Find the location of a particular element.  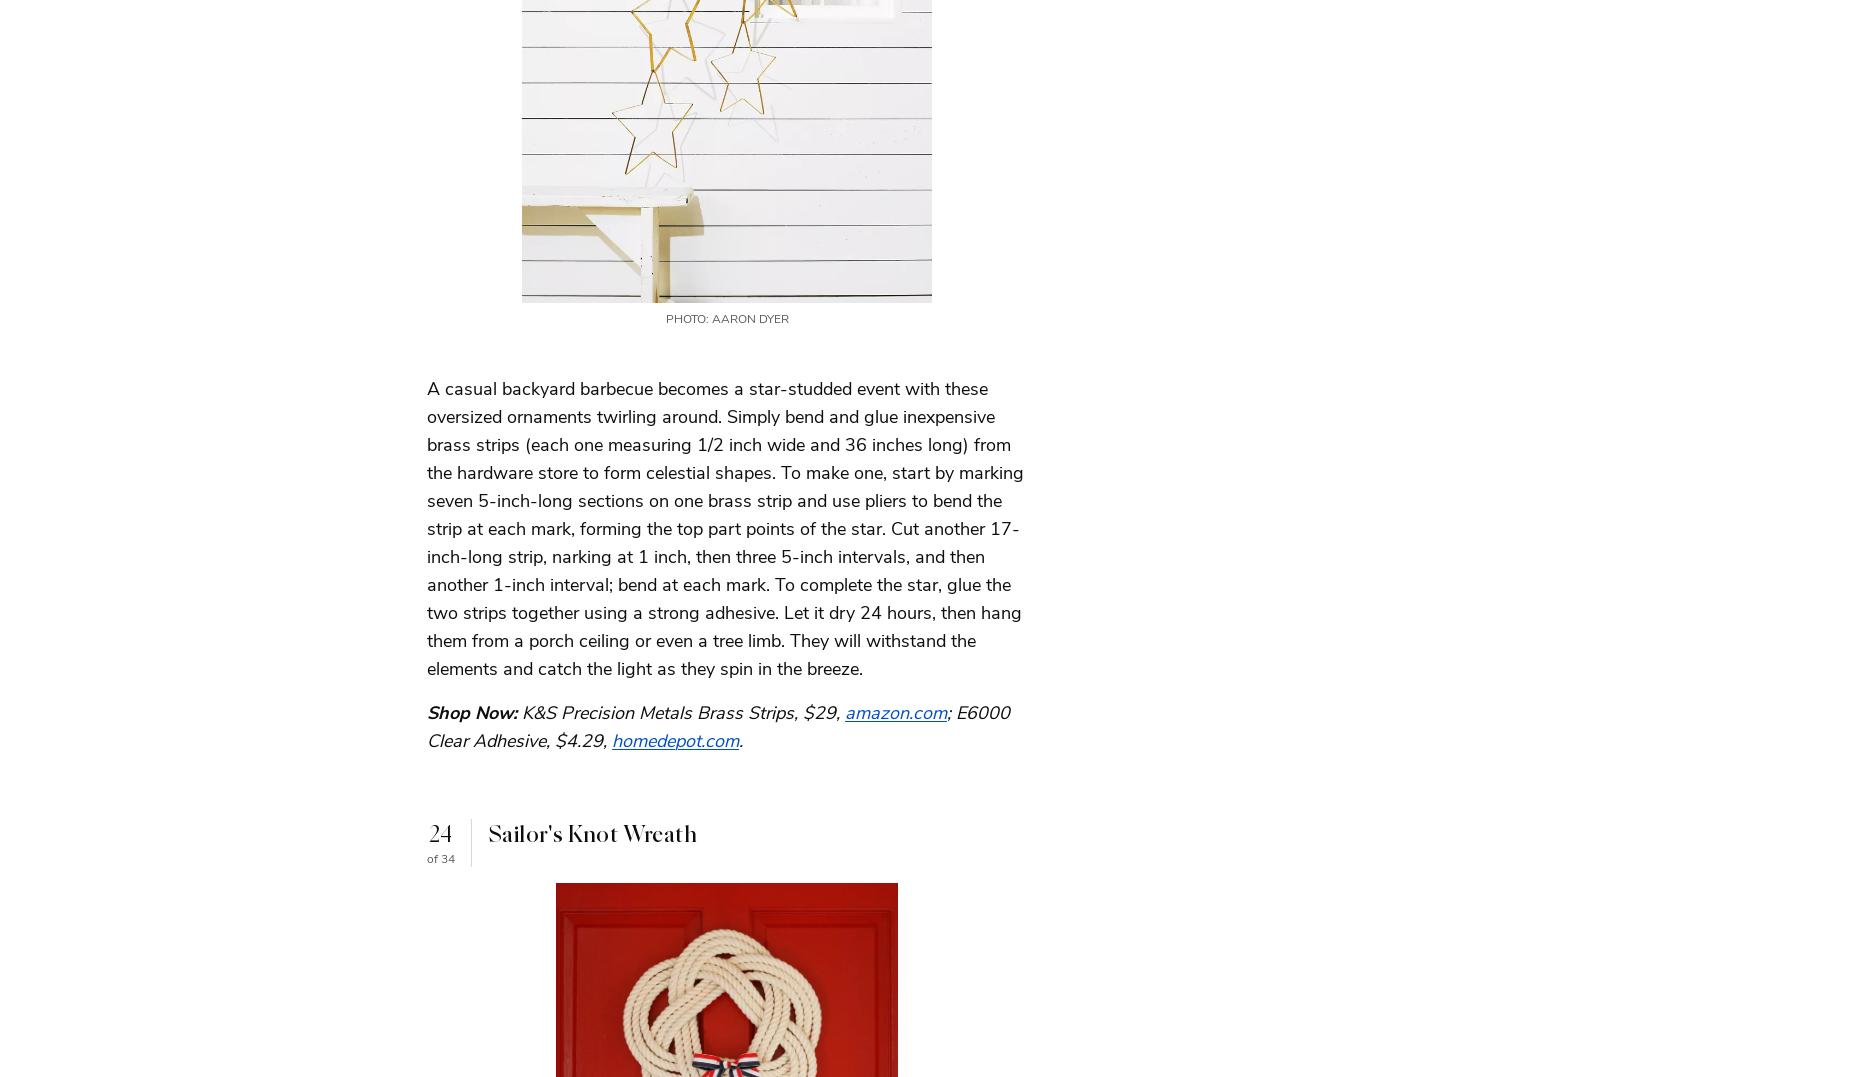

'Sailor's Knot Wreath' is located at coordinates (592, 833).